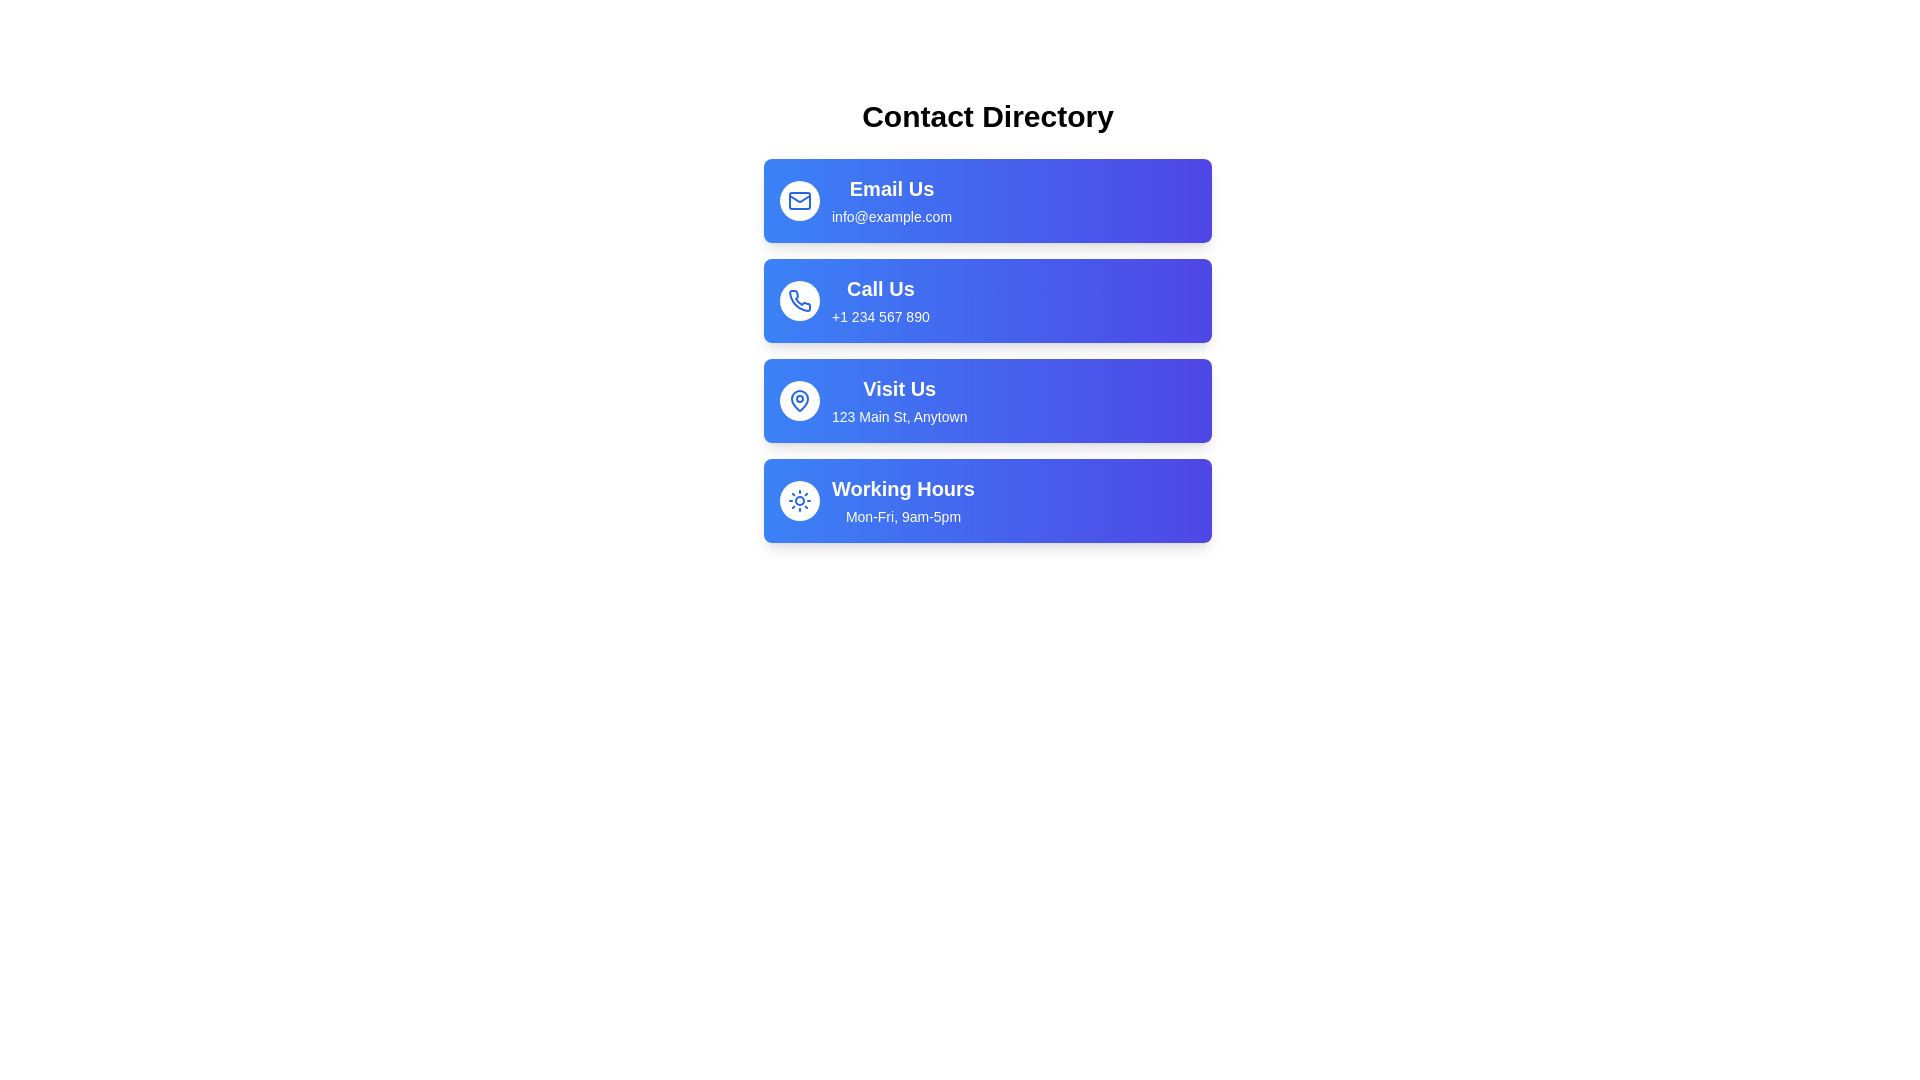 The height and width of the screenshot is (1080, 1920). I want to click on the email address text located directly beneath the 'Email Us' header in the first section of the vertical list on the interface, so click(891, 216).